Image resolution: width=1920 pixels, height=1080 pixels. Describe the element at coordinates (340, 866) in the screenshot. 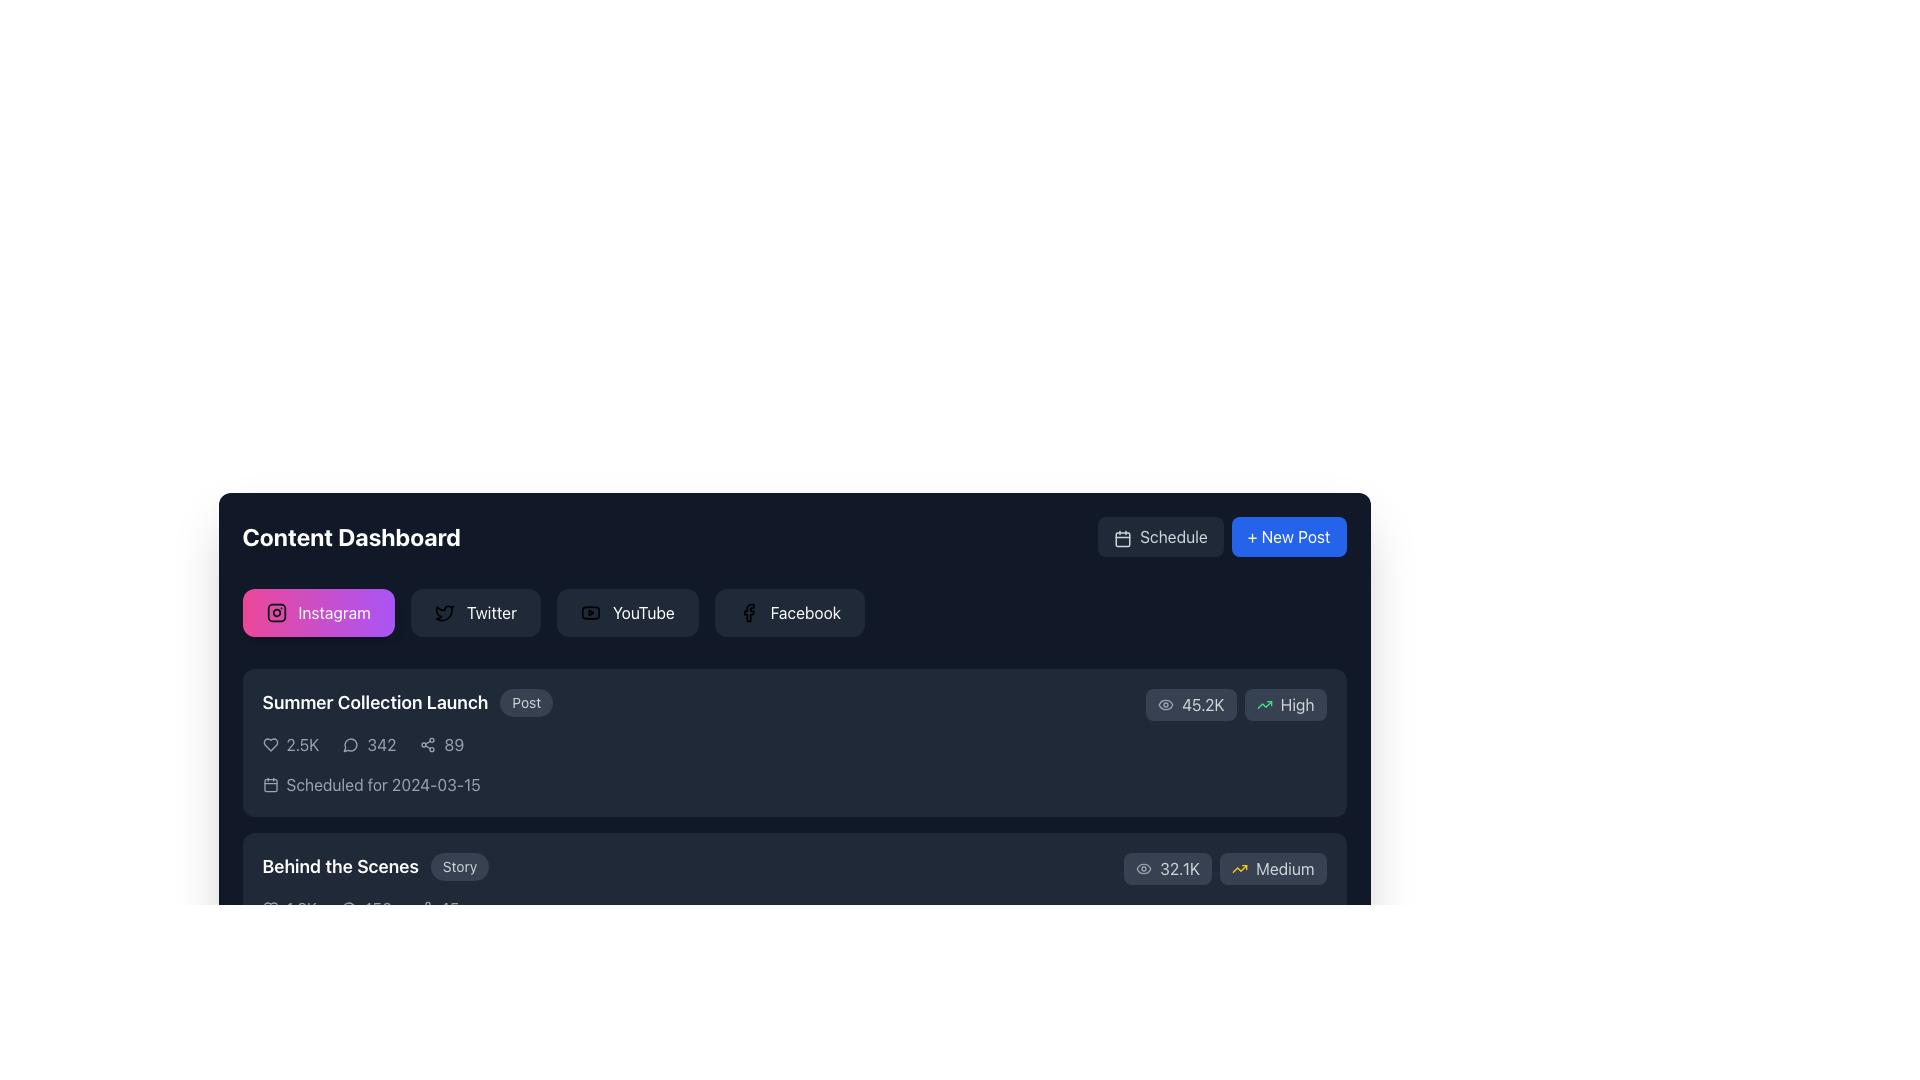

I see `descriptive title text located near the bottom left of the layout, positioned to the left of the smaller text label 'Story'` at that location.